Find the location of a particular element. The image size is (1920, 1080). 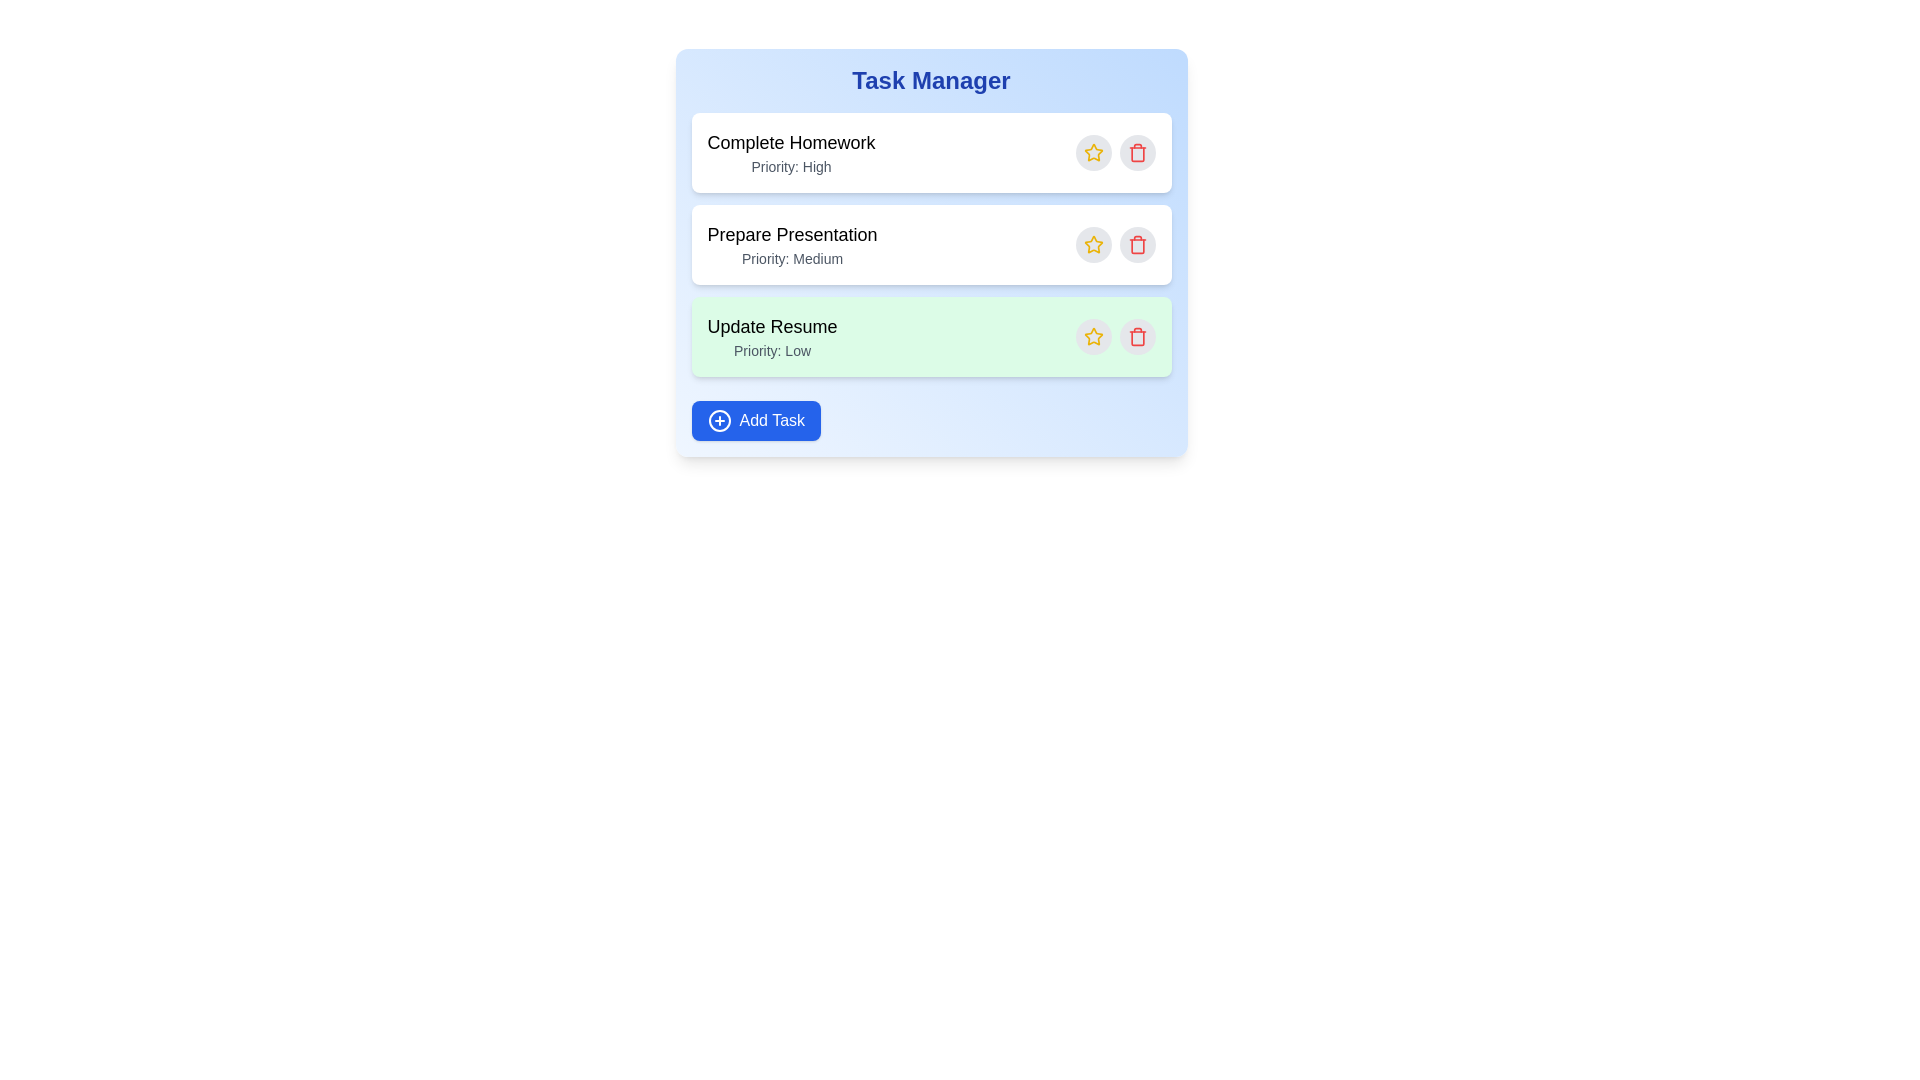

the 'Add Task' button to add a new task is located at coordinates (754, 419).